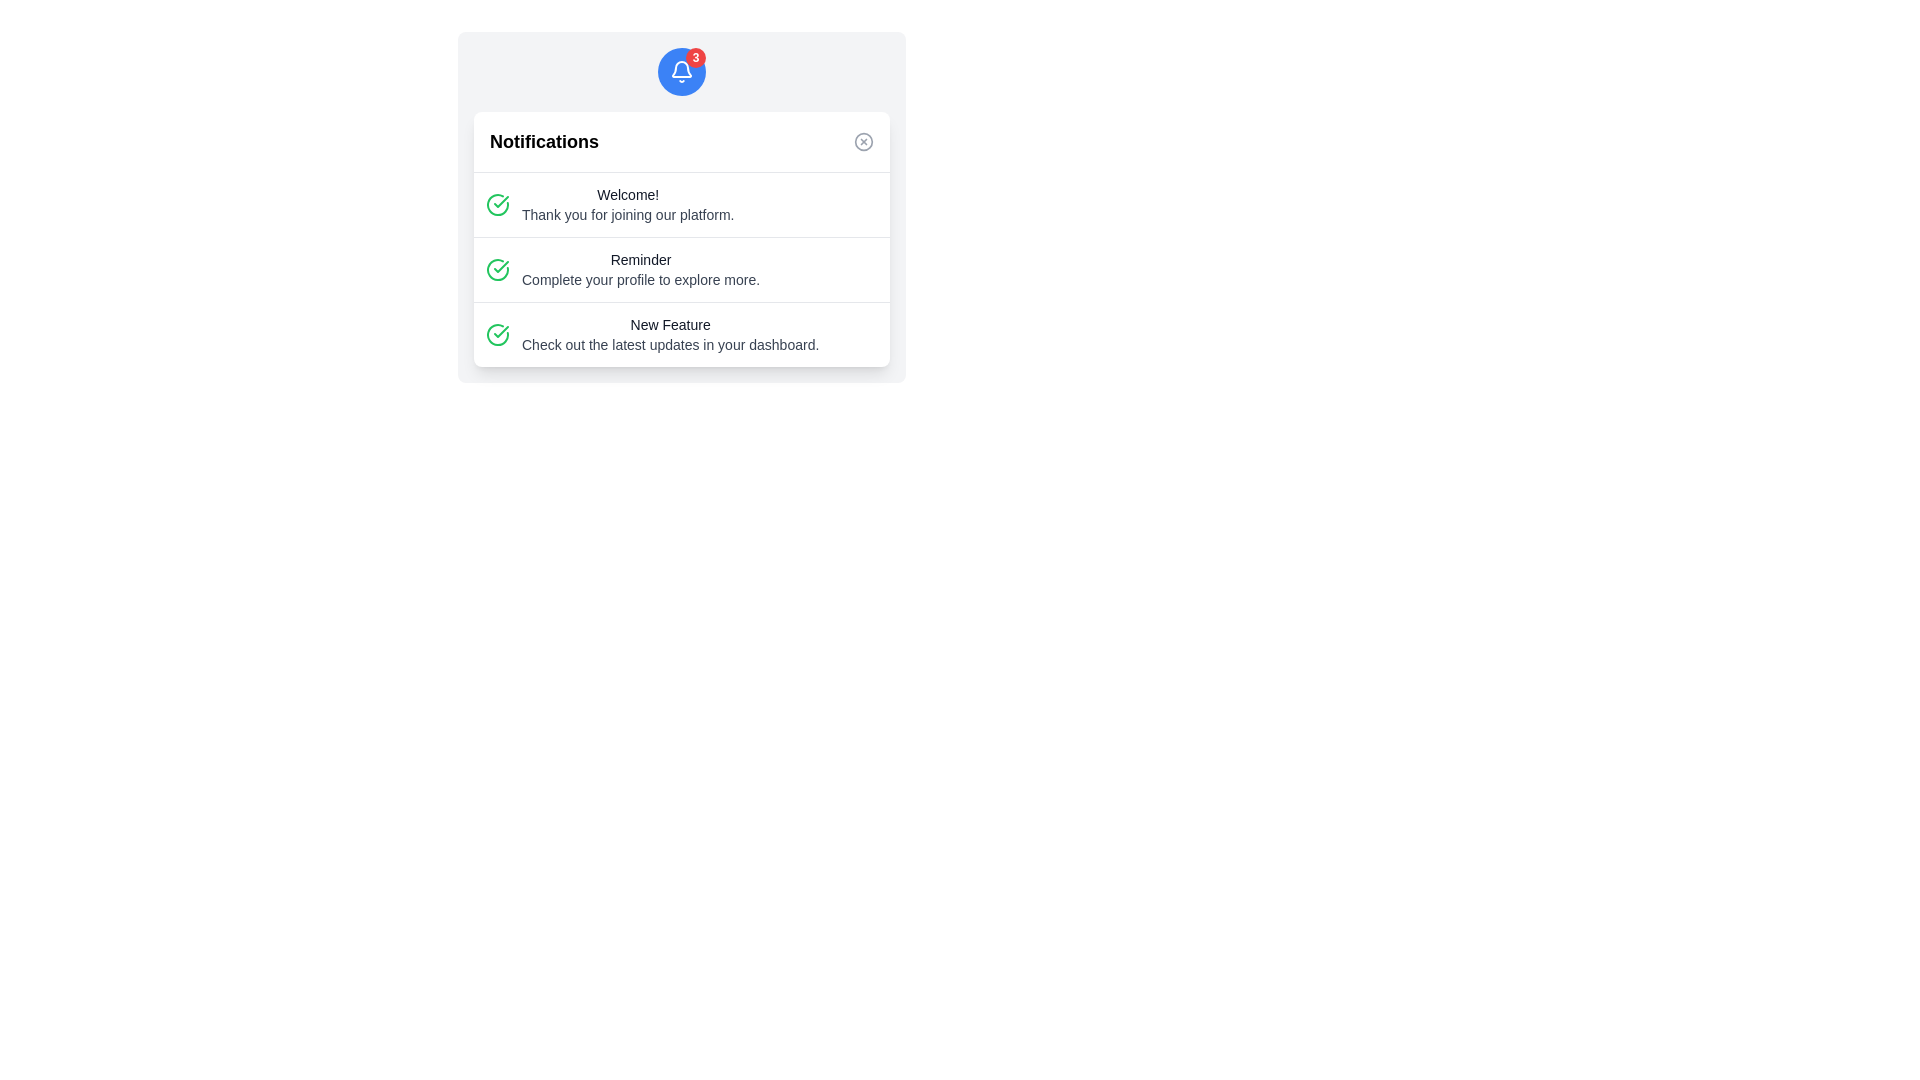 The width and height of the screenshot is (1920, 1080). What do you see at coordinates (627, 195) in the screenshot?
I see `text label that says 'Welcome!' which is styled in medium-sized bold dark gray sans-serif font, located in the first row of the notification list` at bounding box center [627, 195].